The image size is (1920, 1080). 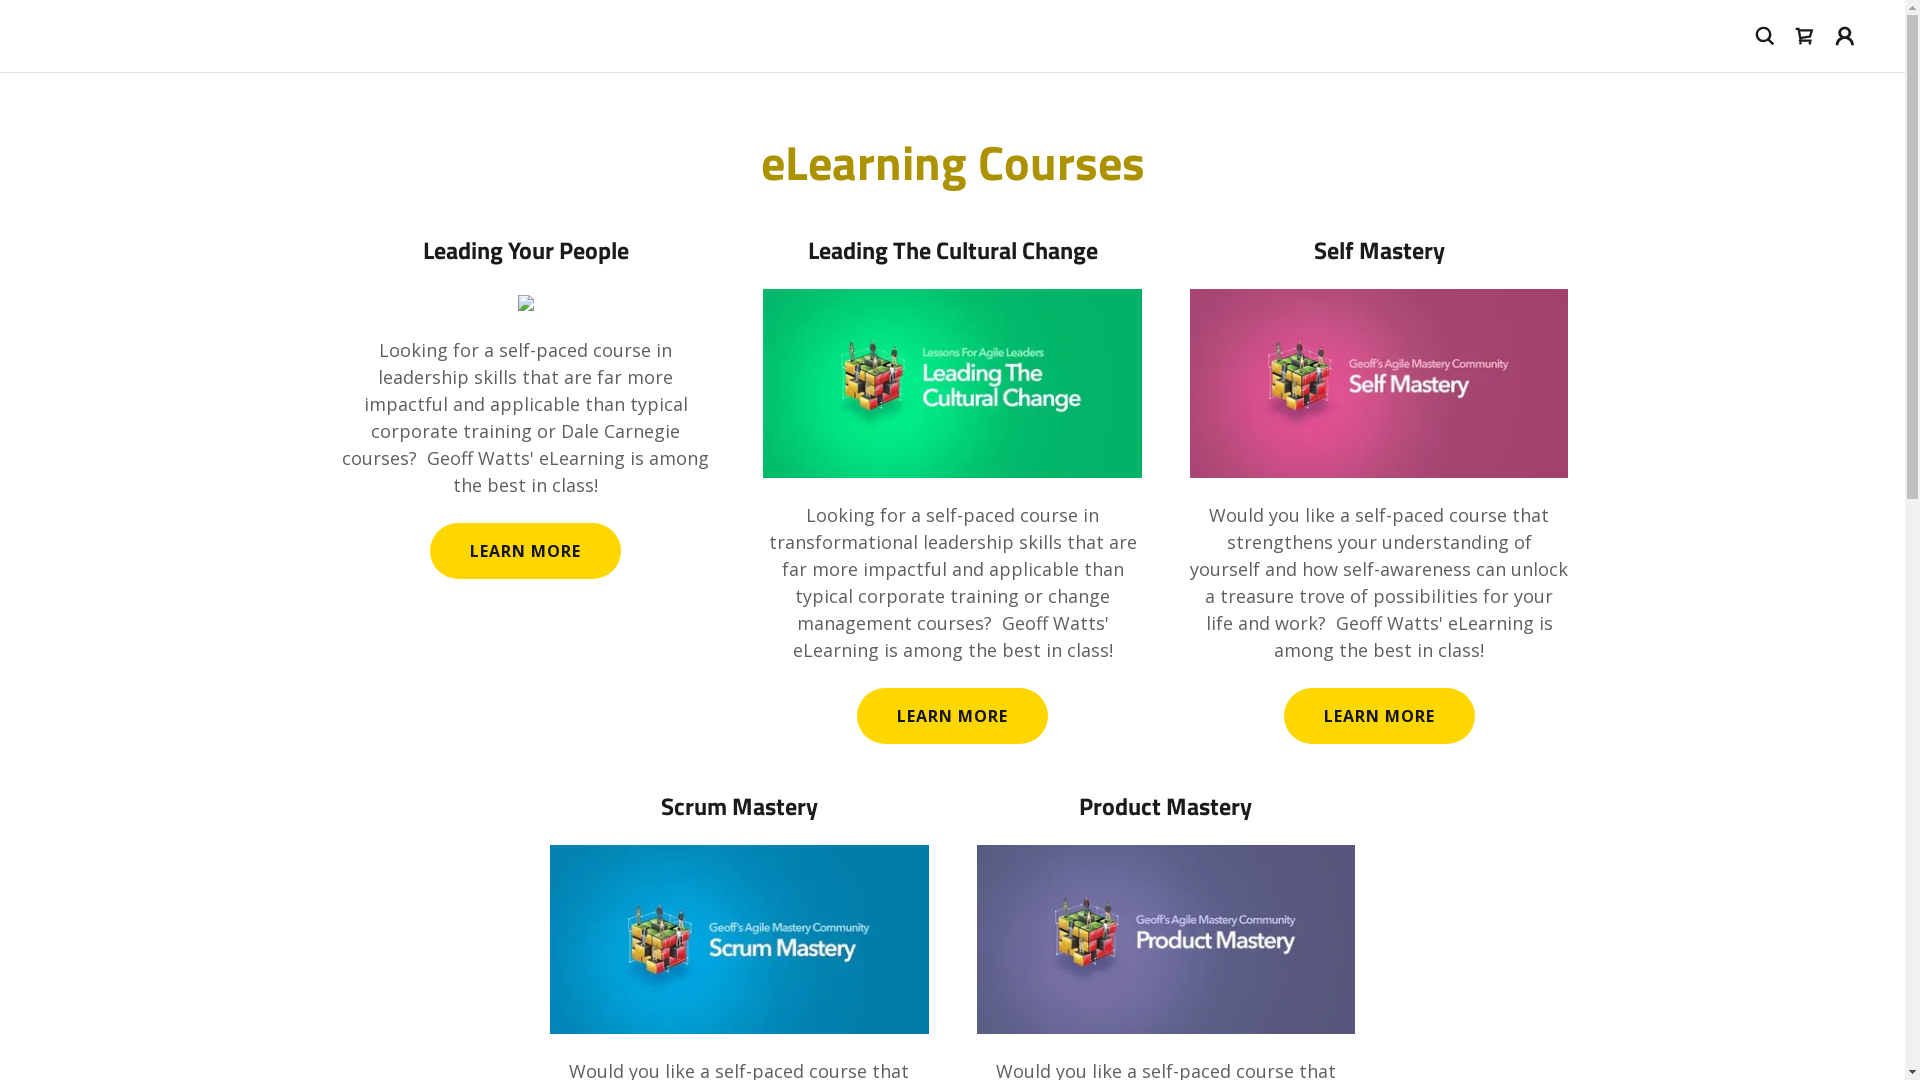 What do you see at coordinates (951, 715) in the screenshot?
I see `'LEARN MORE'` at bounding box center [951, 715].